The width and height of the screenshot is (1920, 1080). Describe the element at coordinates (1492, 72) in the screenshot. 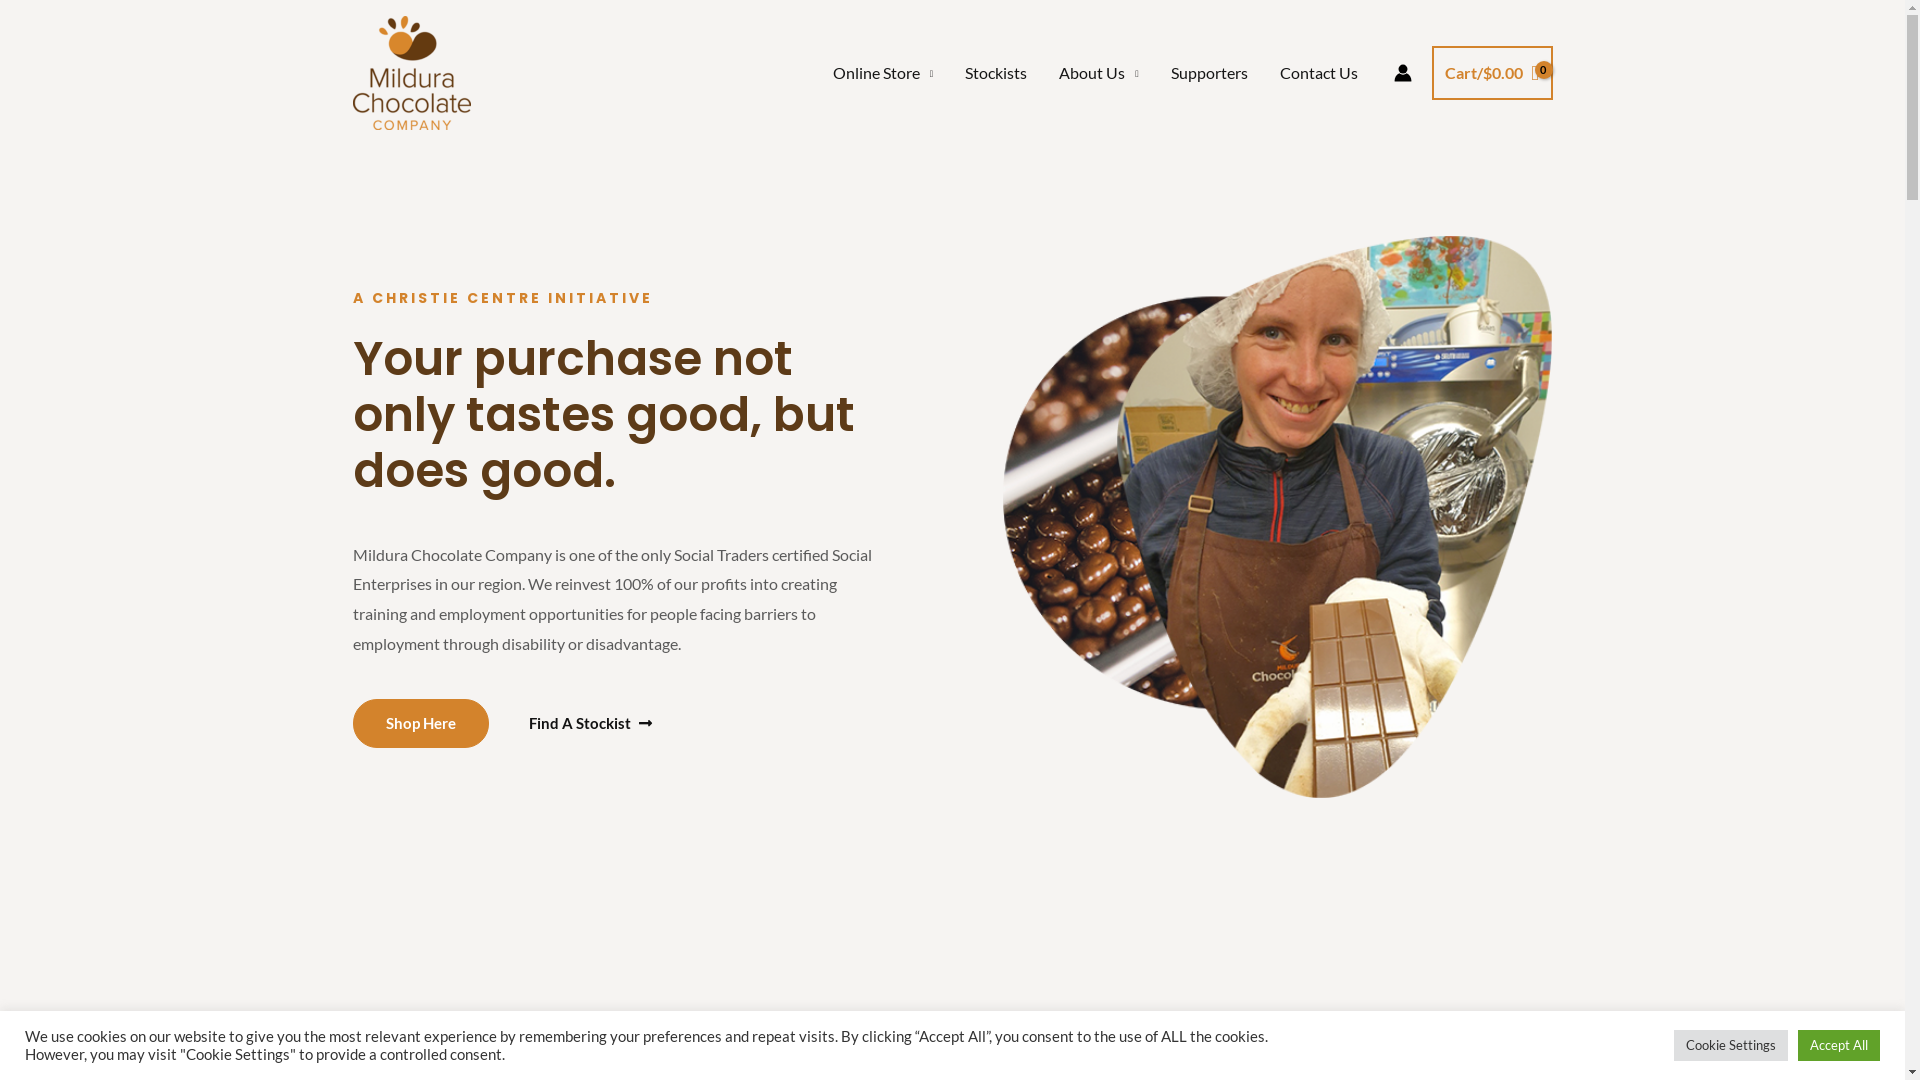

I see `'Cart/$0.00'` at that location.